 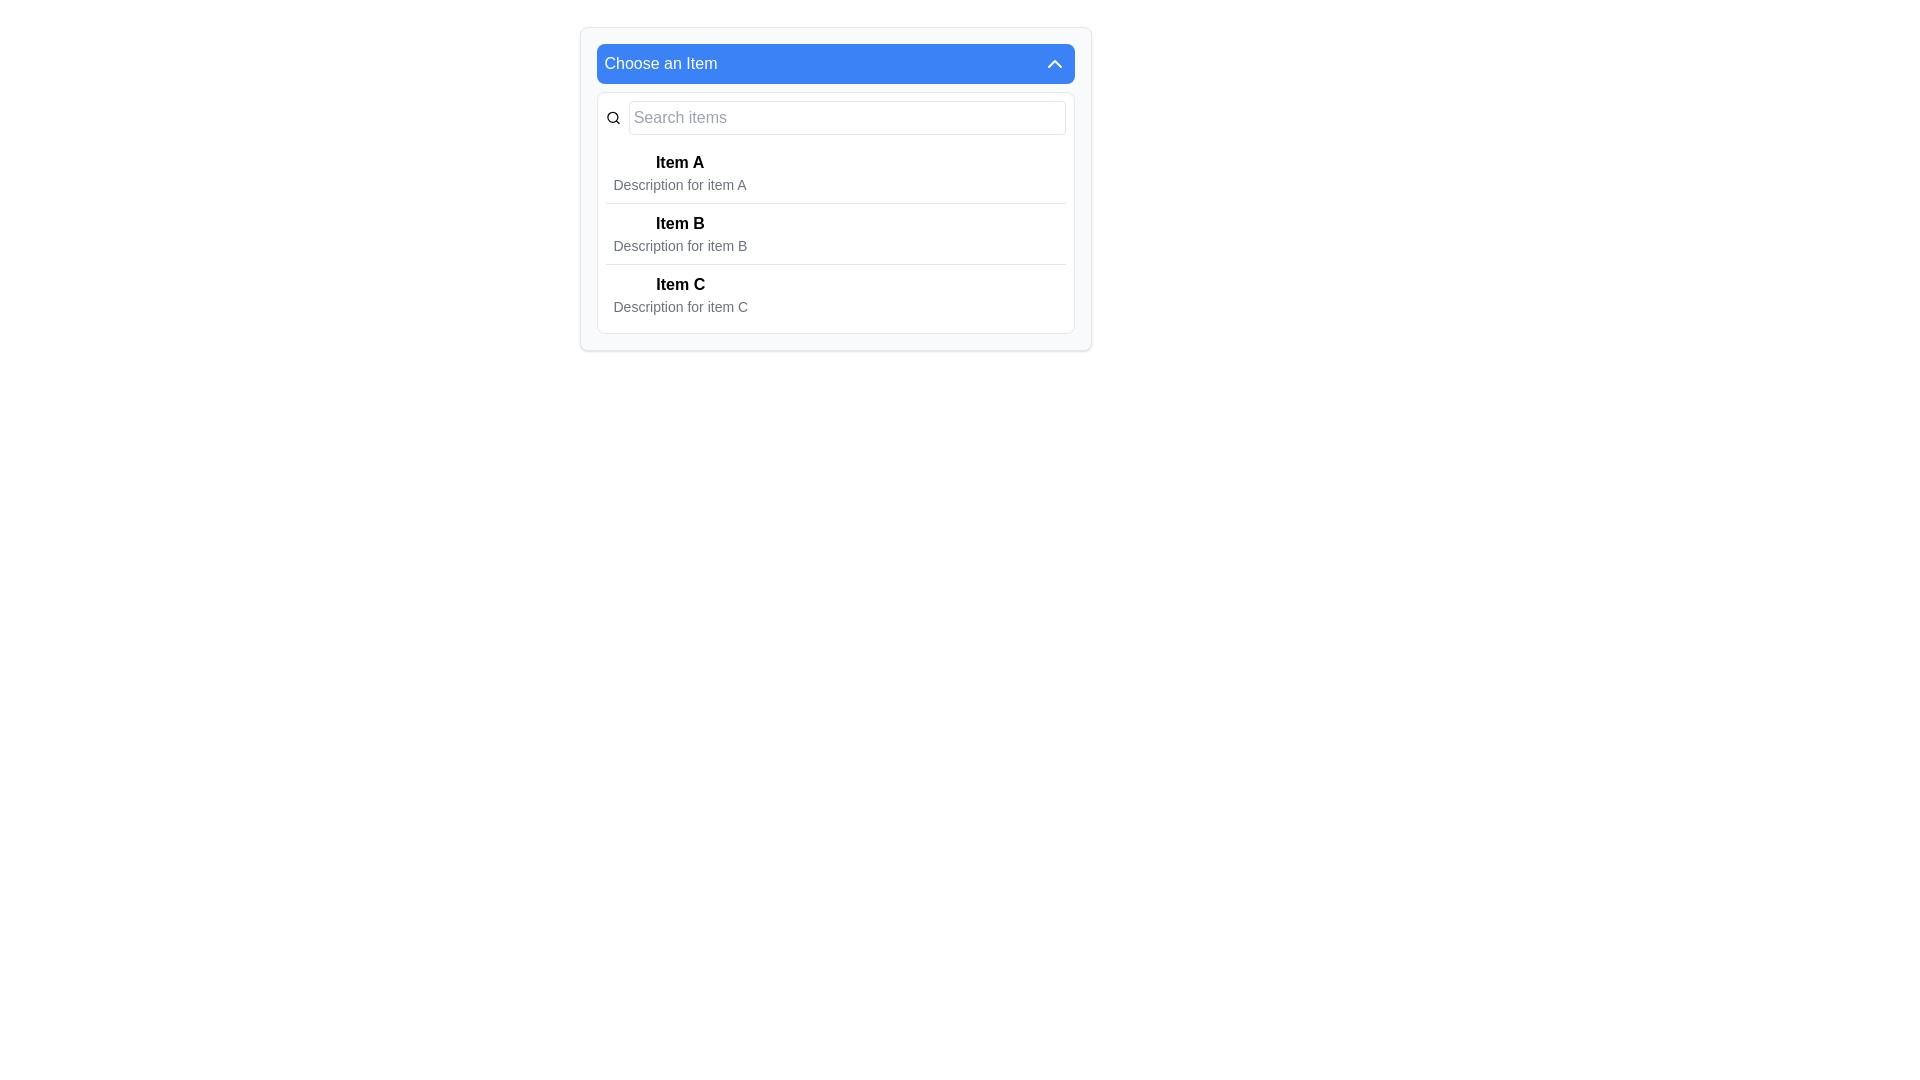 I want to click on the static text element displaying the title 'Item B', which is styled in bold and positioned above the description text, so click(x=680, y=223).